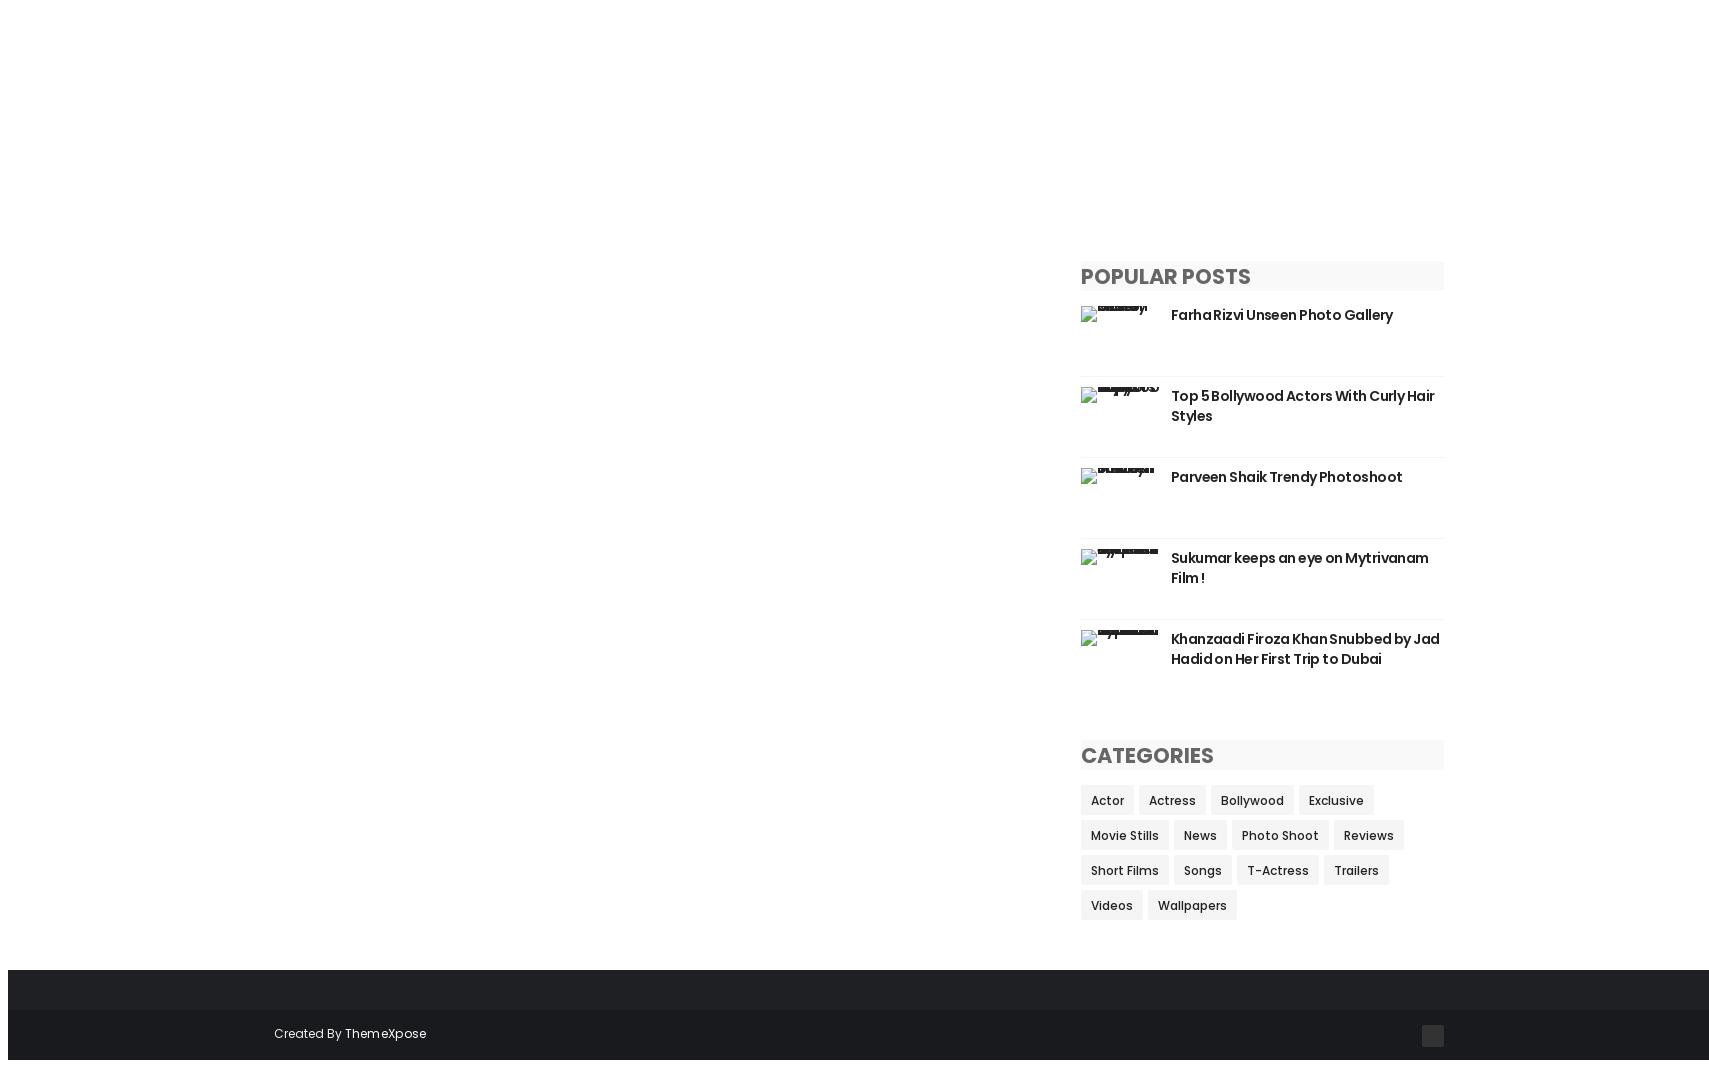 This screenshot has width=1709, height=1068. What do you see at coordinates (1182, 834) in the screenshot?
I see `'News'` at bounding box center [1182, 834].